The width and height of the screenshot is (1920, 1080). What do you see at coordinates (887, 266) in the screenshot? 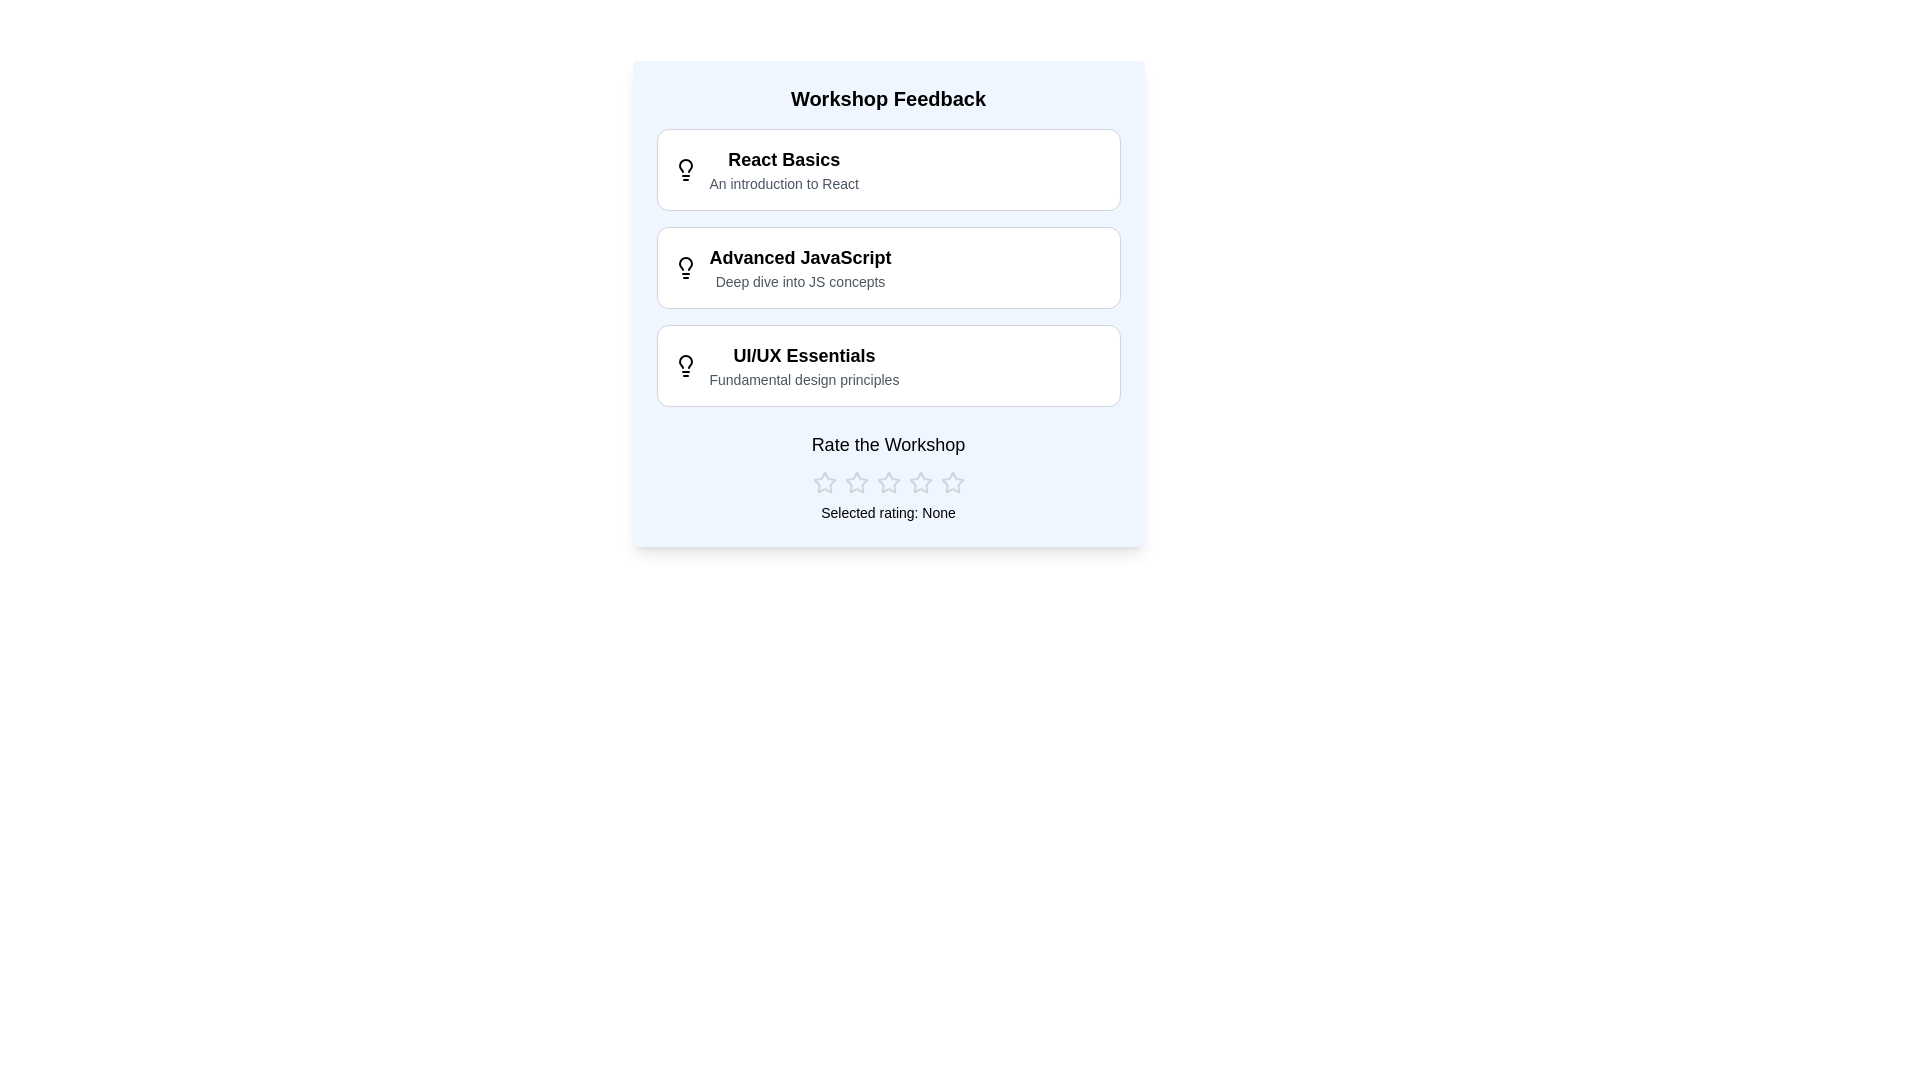
I see `the 'Advanced JavaScript' selectable card option located in the vertical list under the 'Workshop Feedback' header` at bounding box center [887, 266].